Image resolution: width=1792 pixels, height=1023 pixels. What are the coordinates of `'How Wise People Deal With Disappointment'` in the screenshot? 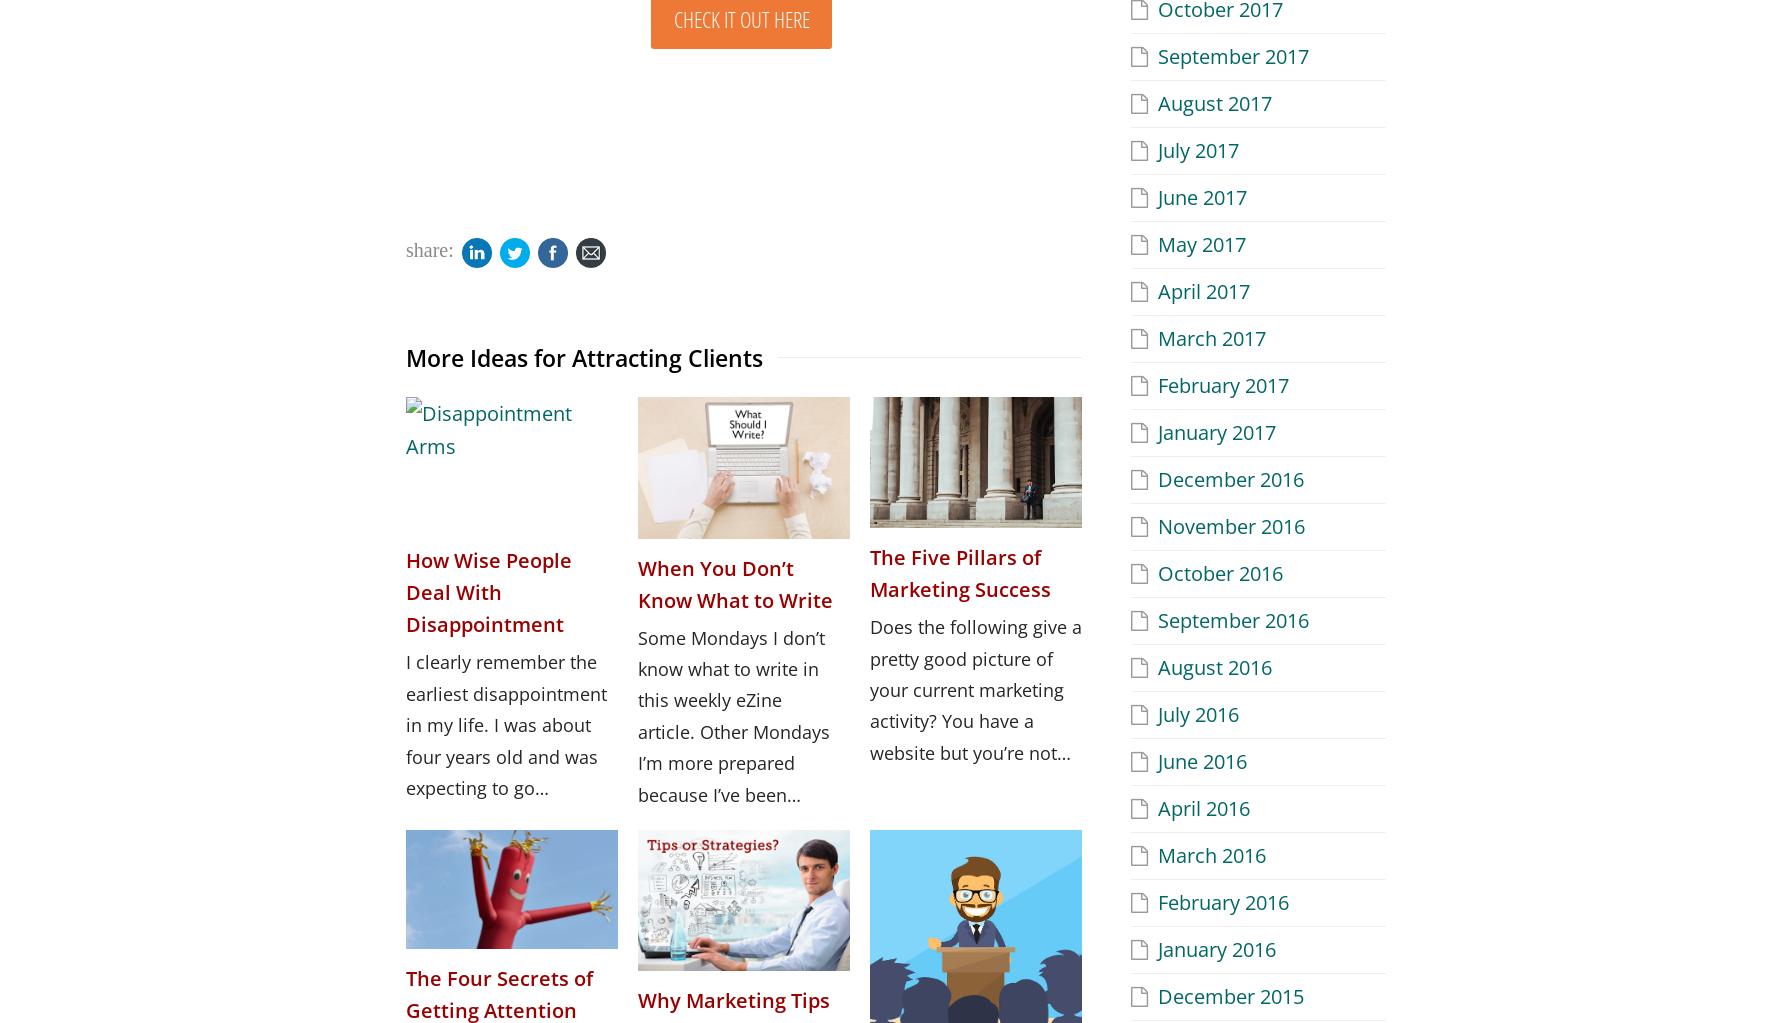 It's located at (489, 591).